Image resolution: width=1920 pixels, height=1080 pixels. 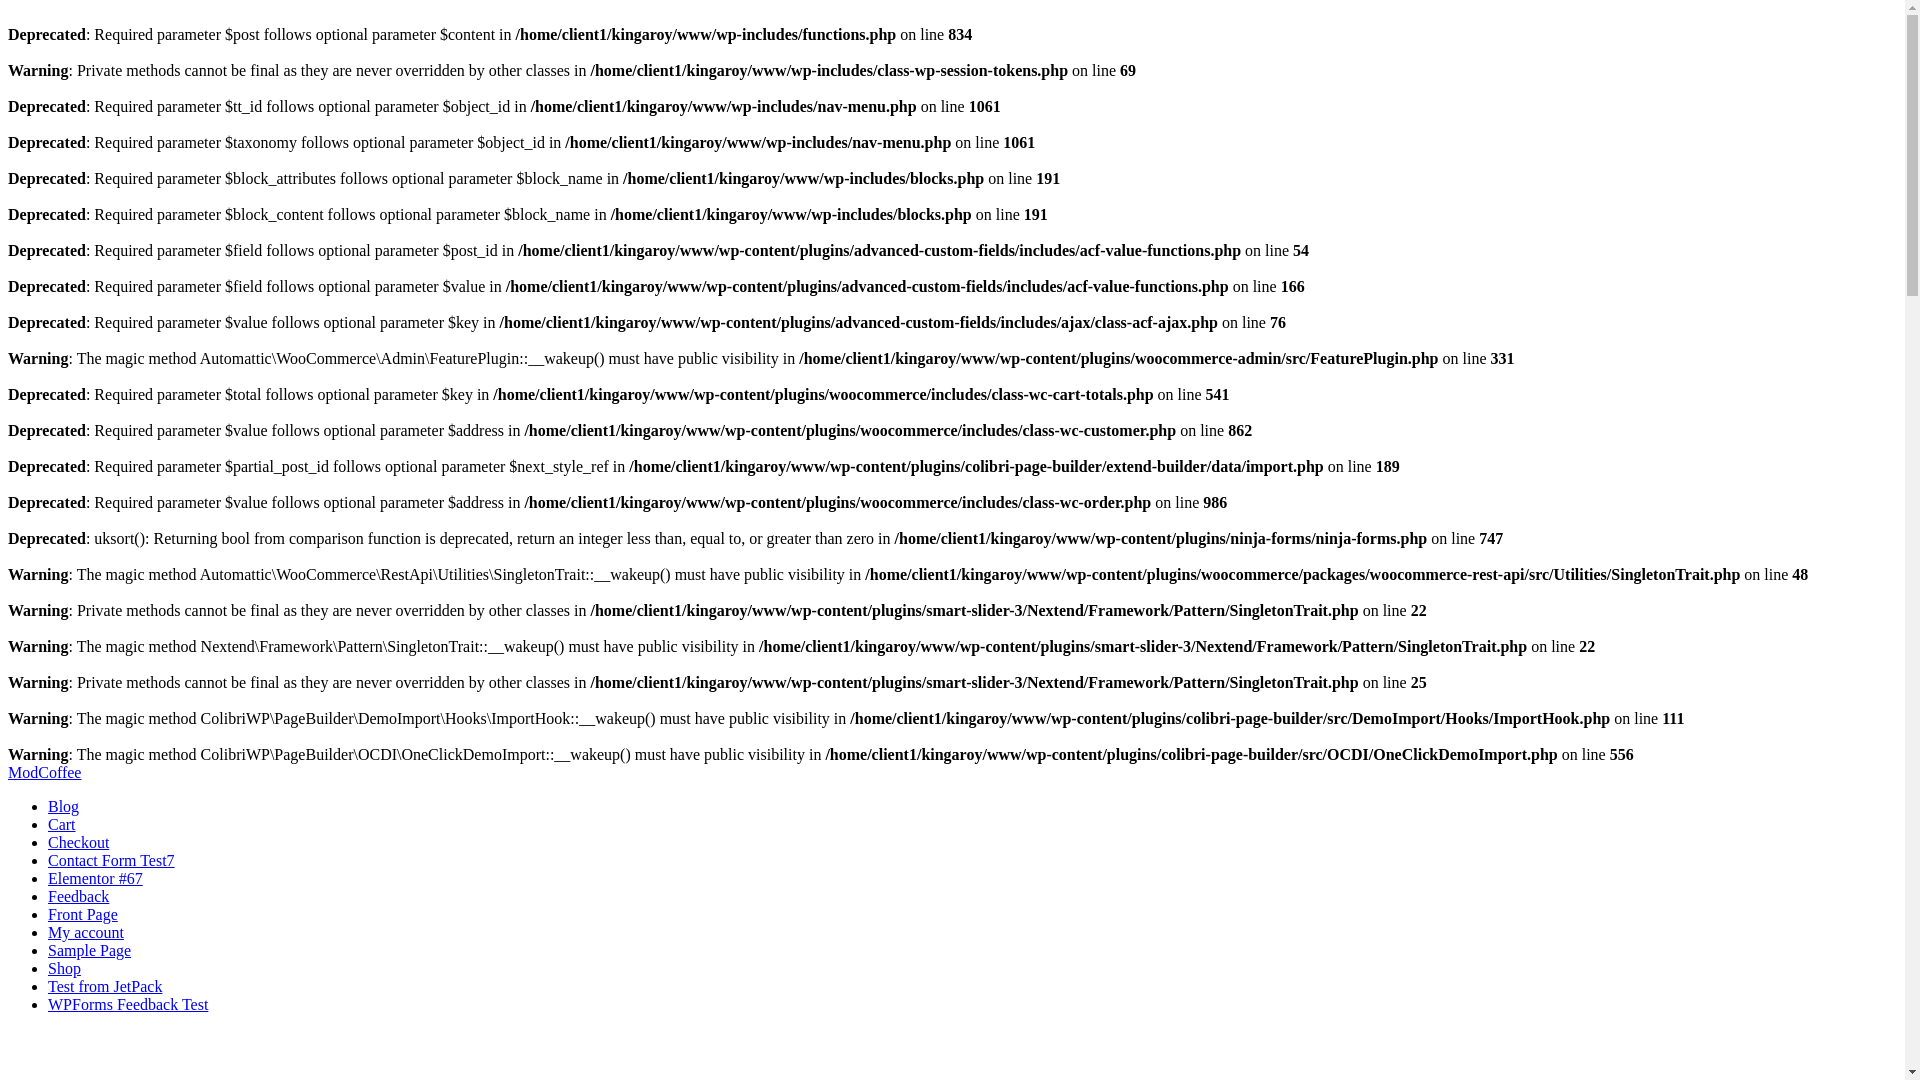 What do you see at coordinates (127, 1004) in the screenshot?
I see `'WPForms Feedback Test'` at bounding box center [127, 1004].